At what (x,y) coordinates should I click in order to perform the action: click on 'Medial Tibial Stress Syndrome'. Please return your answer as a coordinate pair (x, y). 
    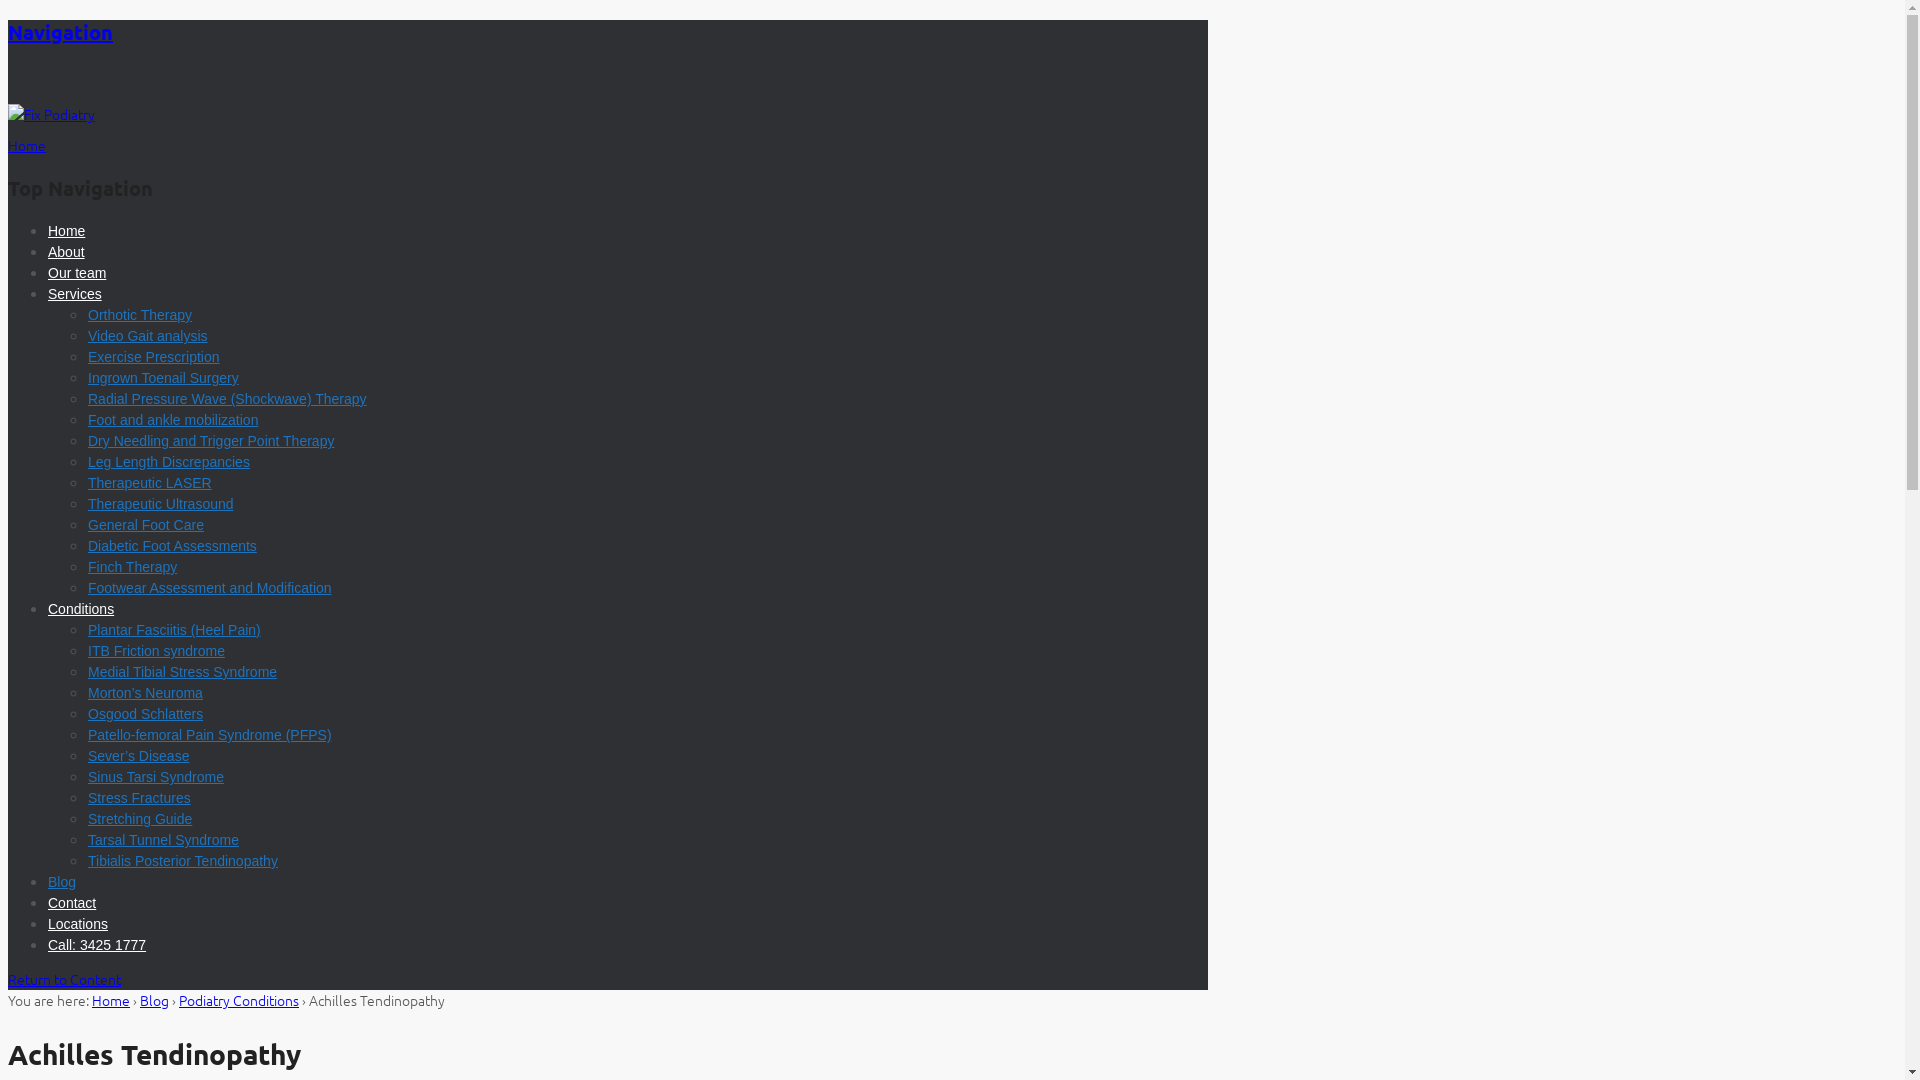
    Looking at the image, I should click on (86, 671).